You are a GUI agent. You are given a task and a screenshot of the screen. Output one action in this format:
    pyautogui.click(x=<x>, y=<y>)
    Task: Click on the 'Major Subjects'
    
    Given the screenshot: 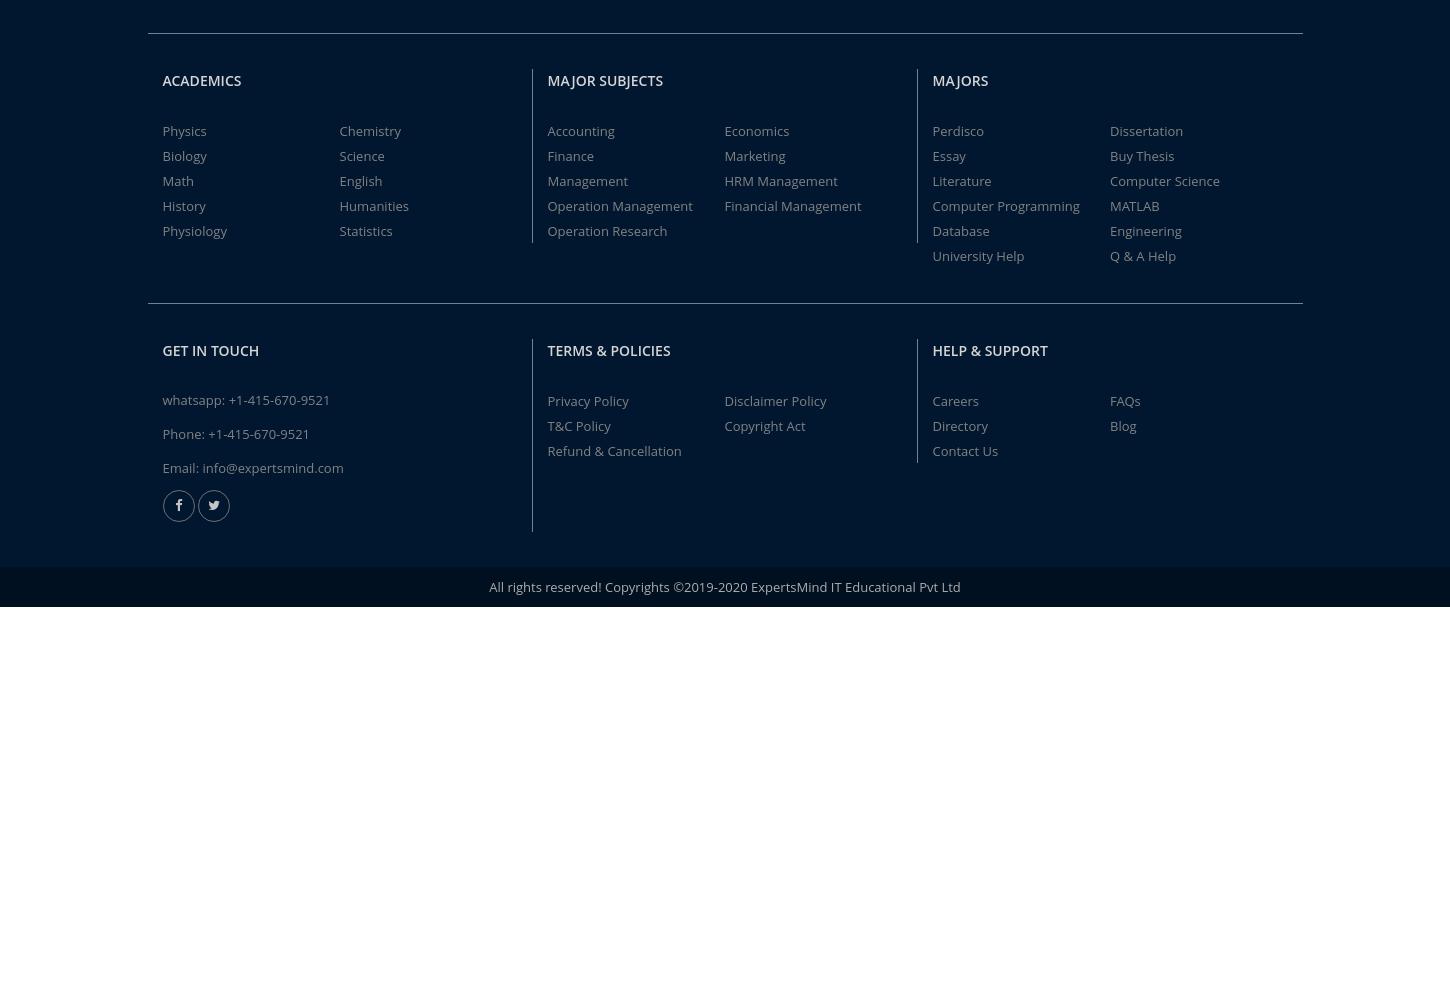 What is the action you would take?
    pyautogui.click(x=546, y=78)
    